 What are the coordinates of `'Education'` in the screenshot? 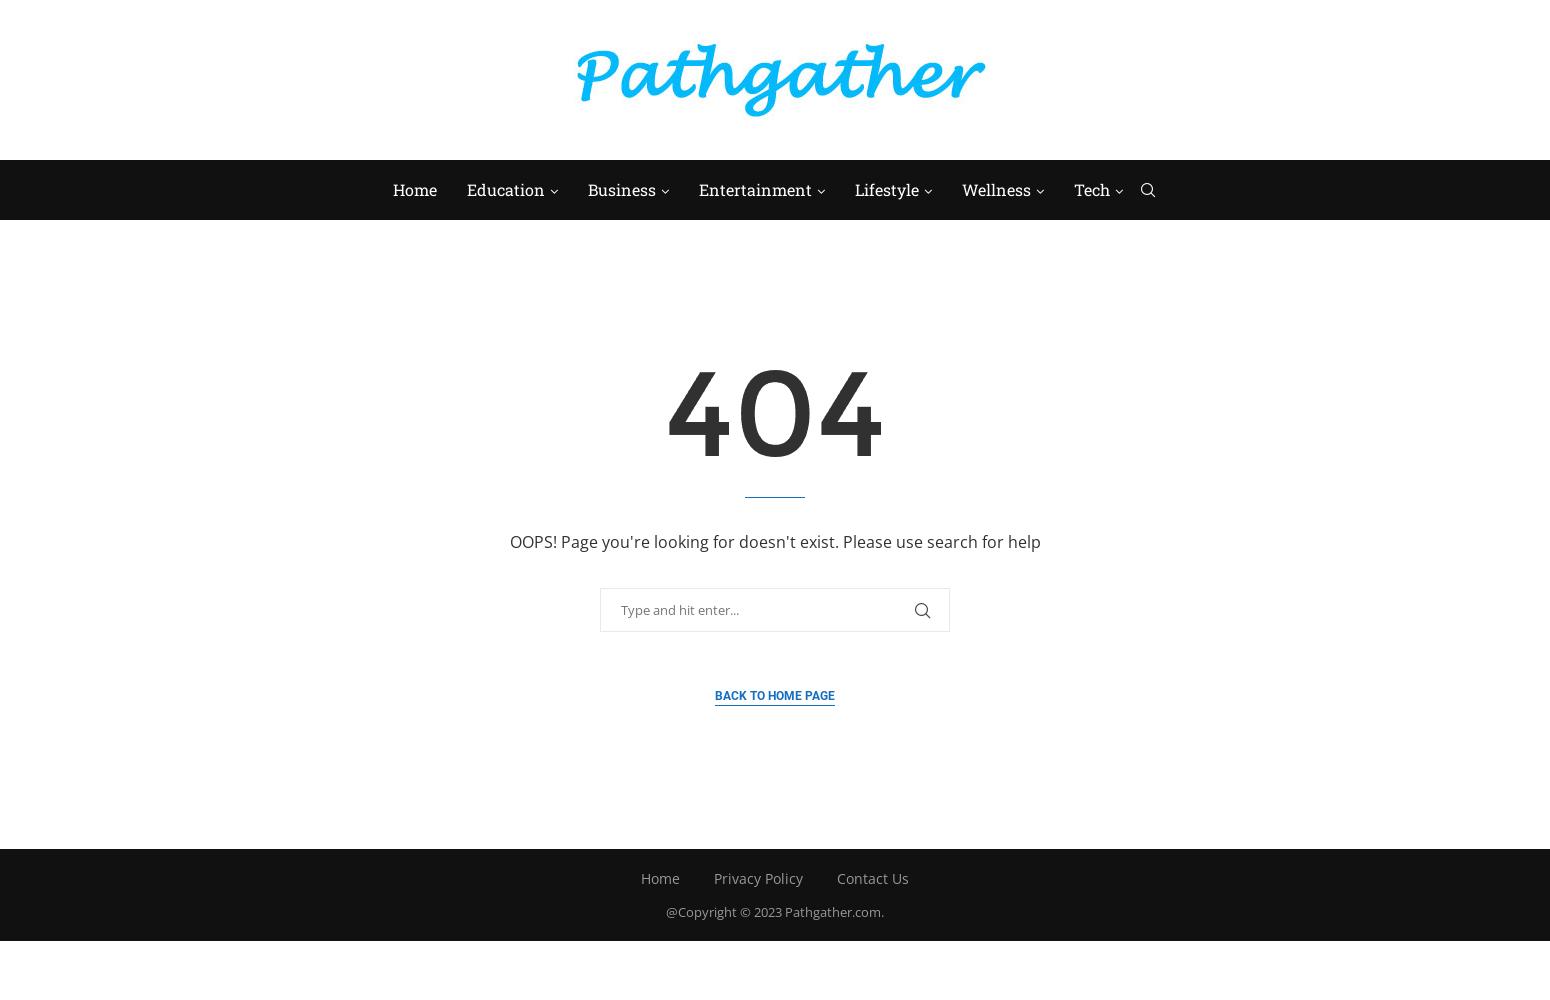 It's located at (503, 188).